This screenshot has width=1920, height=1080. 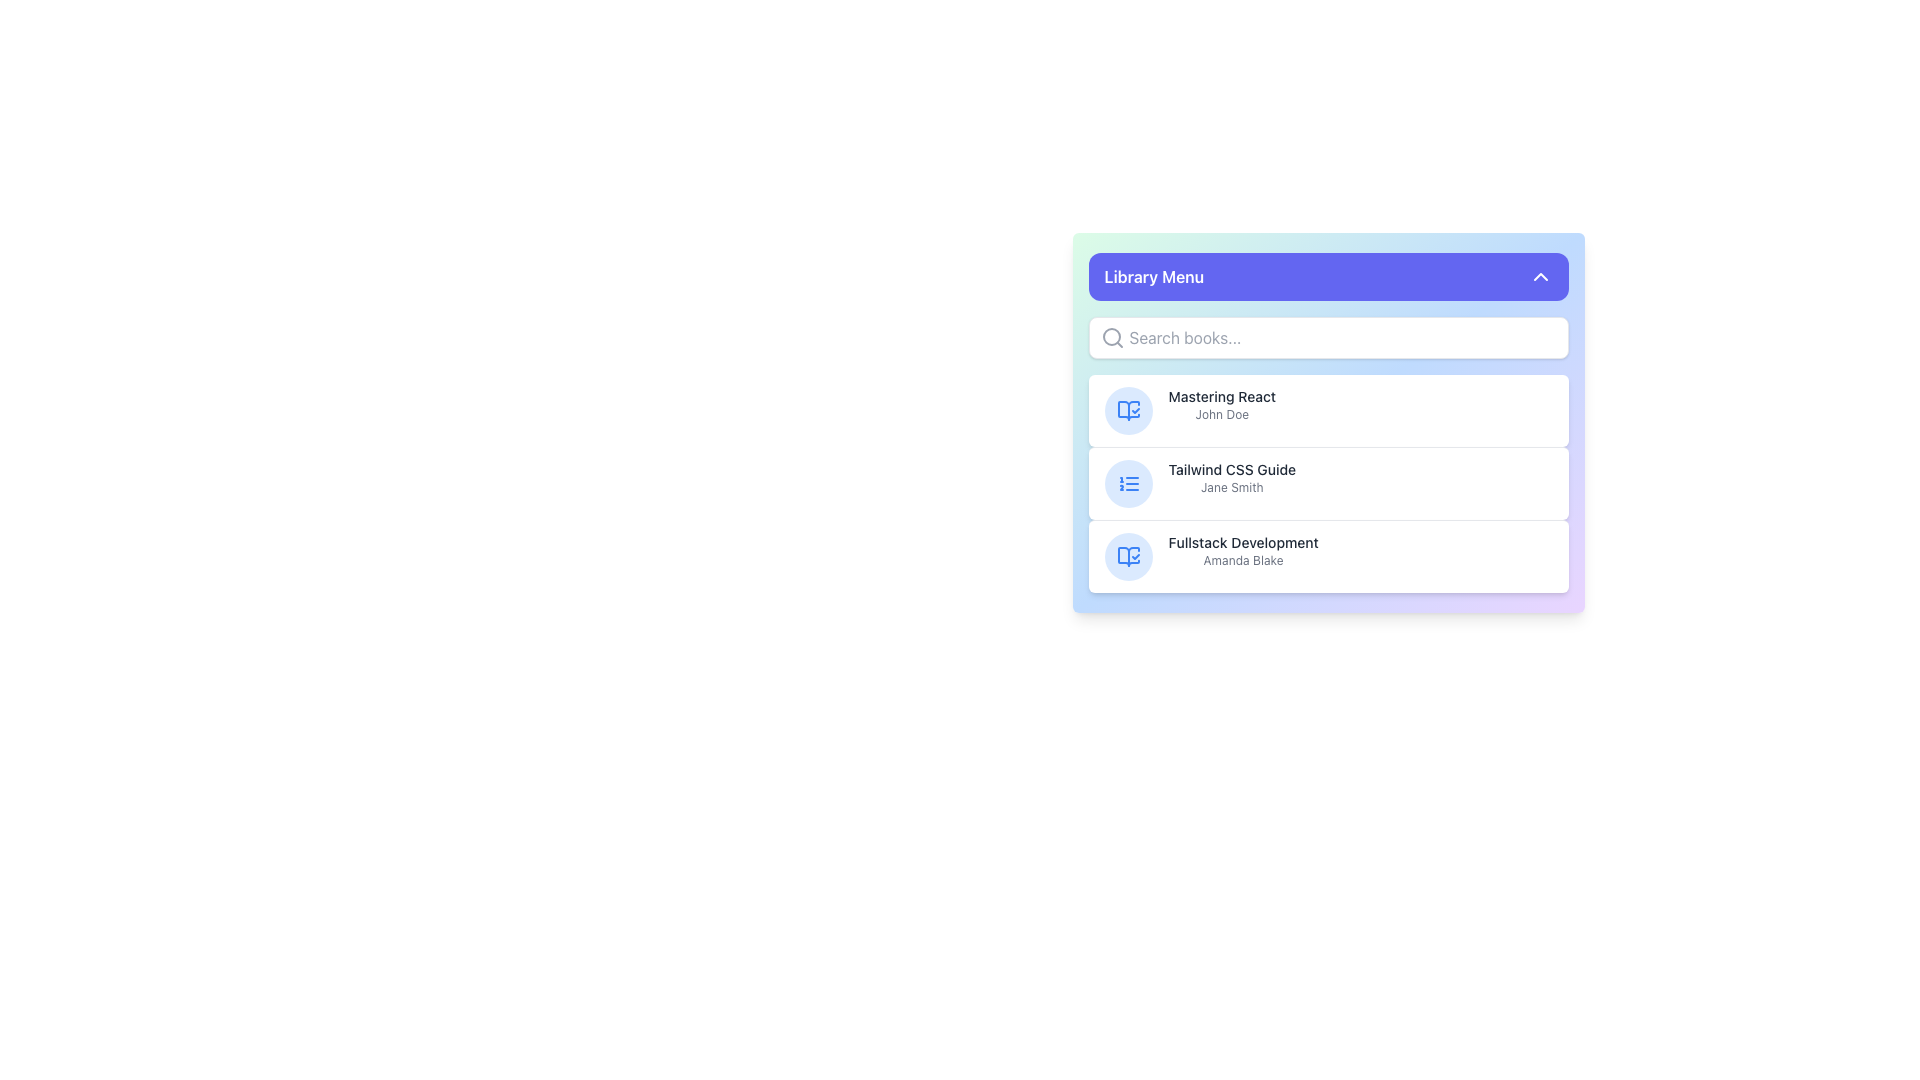 I want to click on the icon representing the ordered list function located in the second row of the 'Library Menu' interface, adjacent to 'Tailwind CSS Guide' and 'Jane Smith', so click(x=1128, y=483).